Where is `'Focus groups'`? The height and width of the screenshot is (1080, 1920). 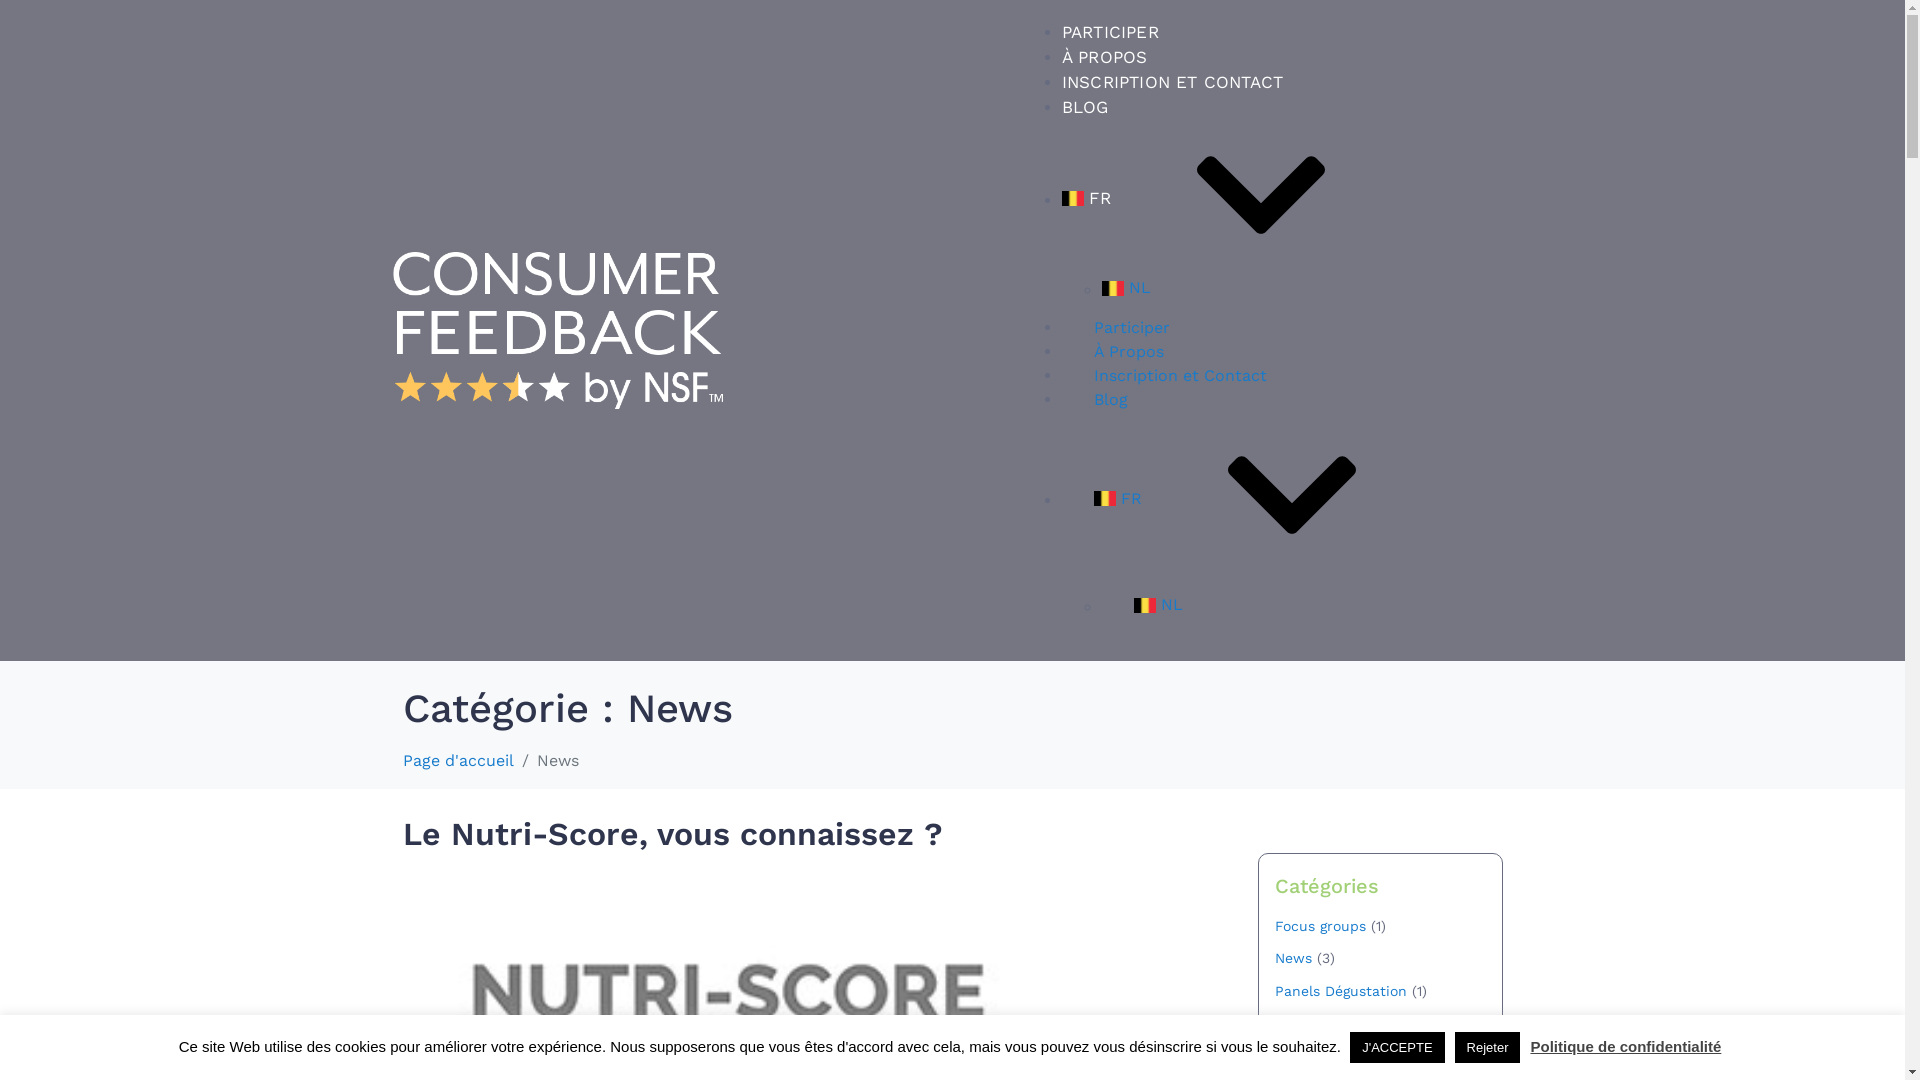
'Focus groups' is located at coordinates (1272, 925).